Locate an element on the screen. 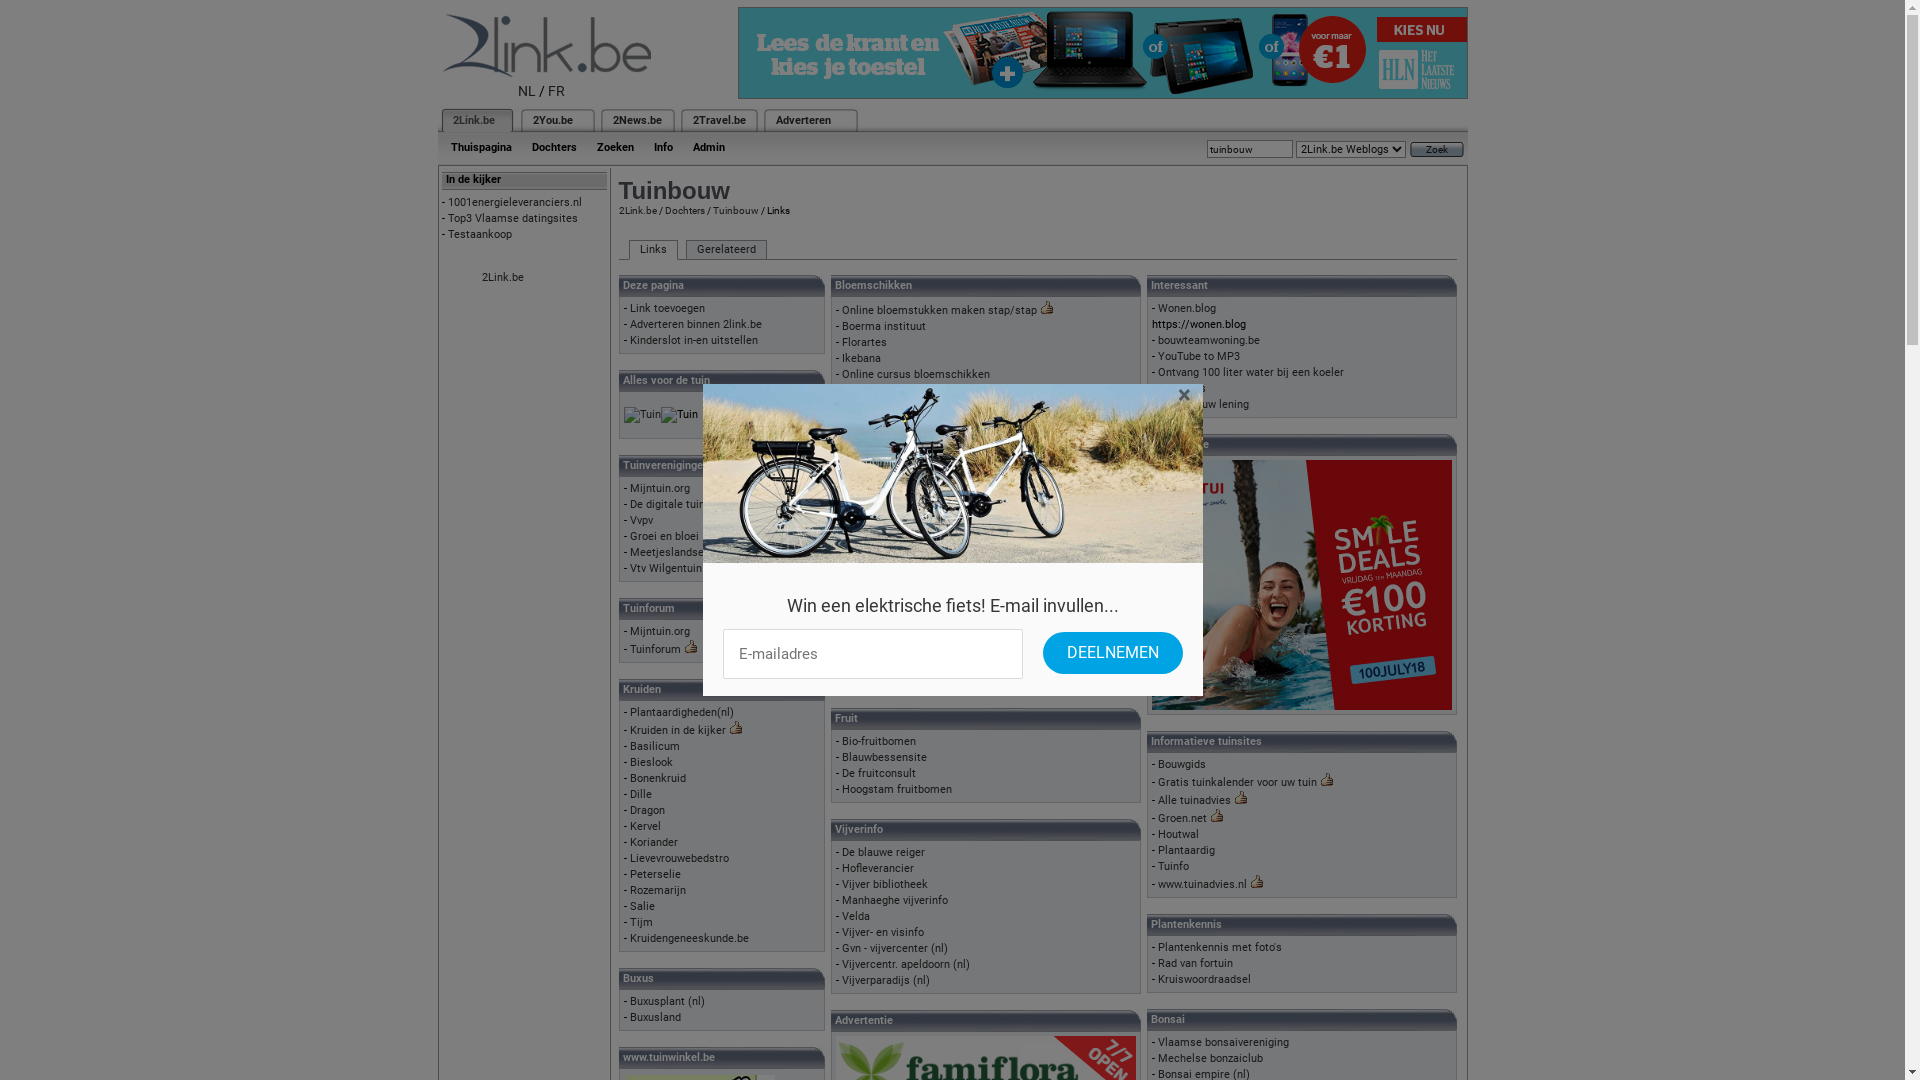 This screenshot has height=1080, width=1920. 'Koriander' is located at coordinates (628, 842).